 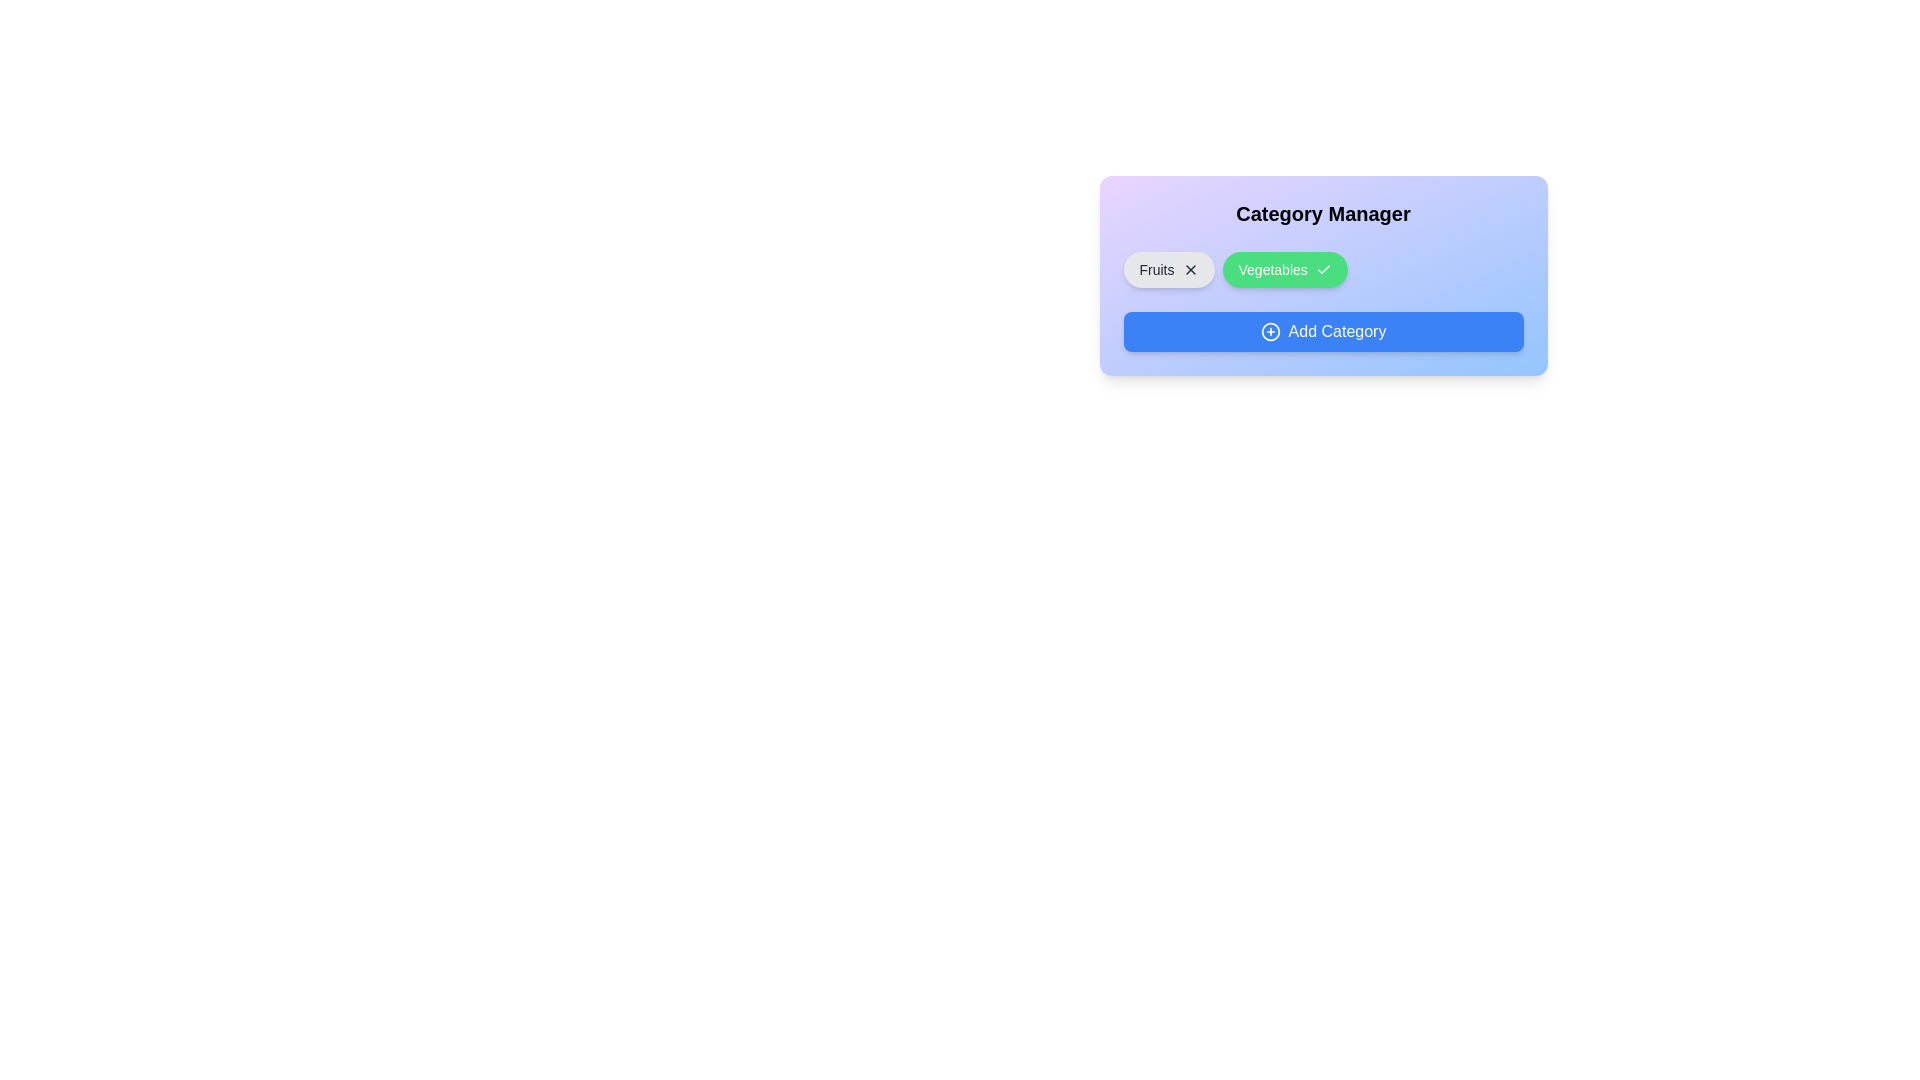 I want to click on the 'Add Category' button to add a new category, so click(x=1323, y=330).